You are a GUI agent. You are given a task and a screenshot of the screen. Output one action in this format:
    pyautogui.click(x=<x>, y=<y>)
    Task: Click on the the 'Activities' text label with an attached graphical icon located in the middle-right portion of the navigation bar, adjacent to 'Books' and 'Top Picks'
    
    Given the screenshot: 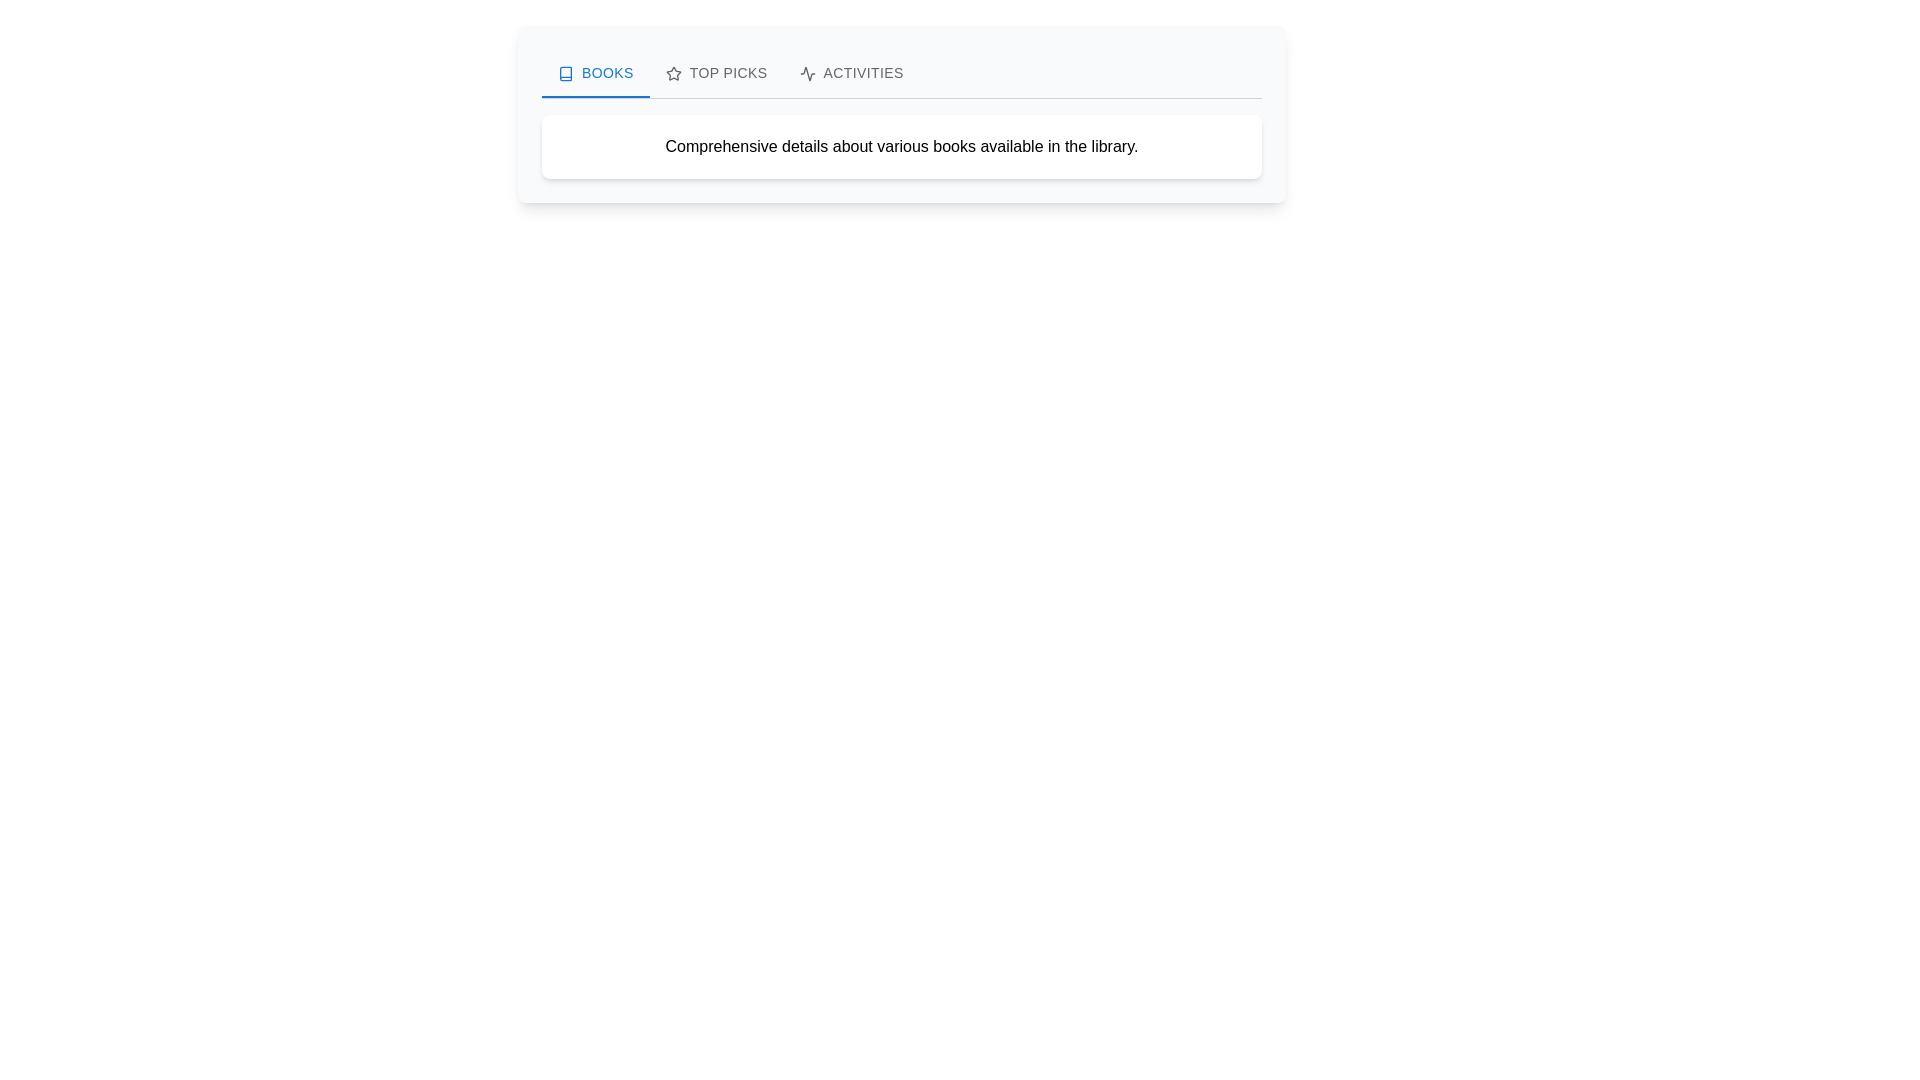 What is the action you would take?
    pyautogui.click(x=851, y=72)
    